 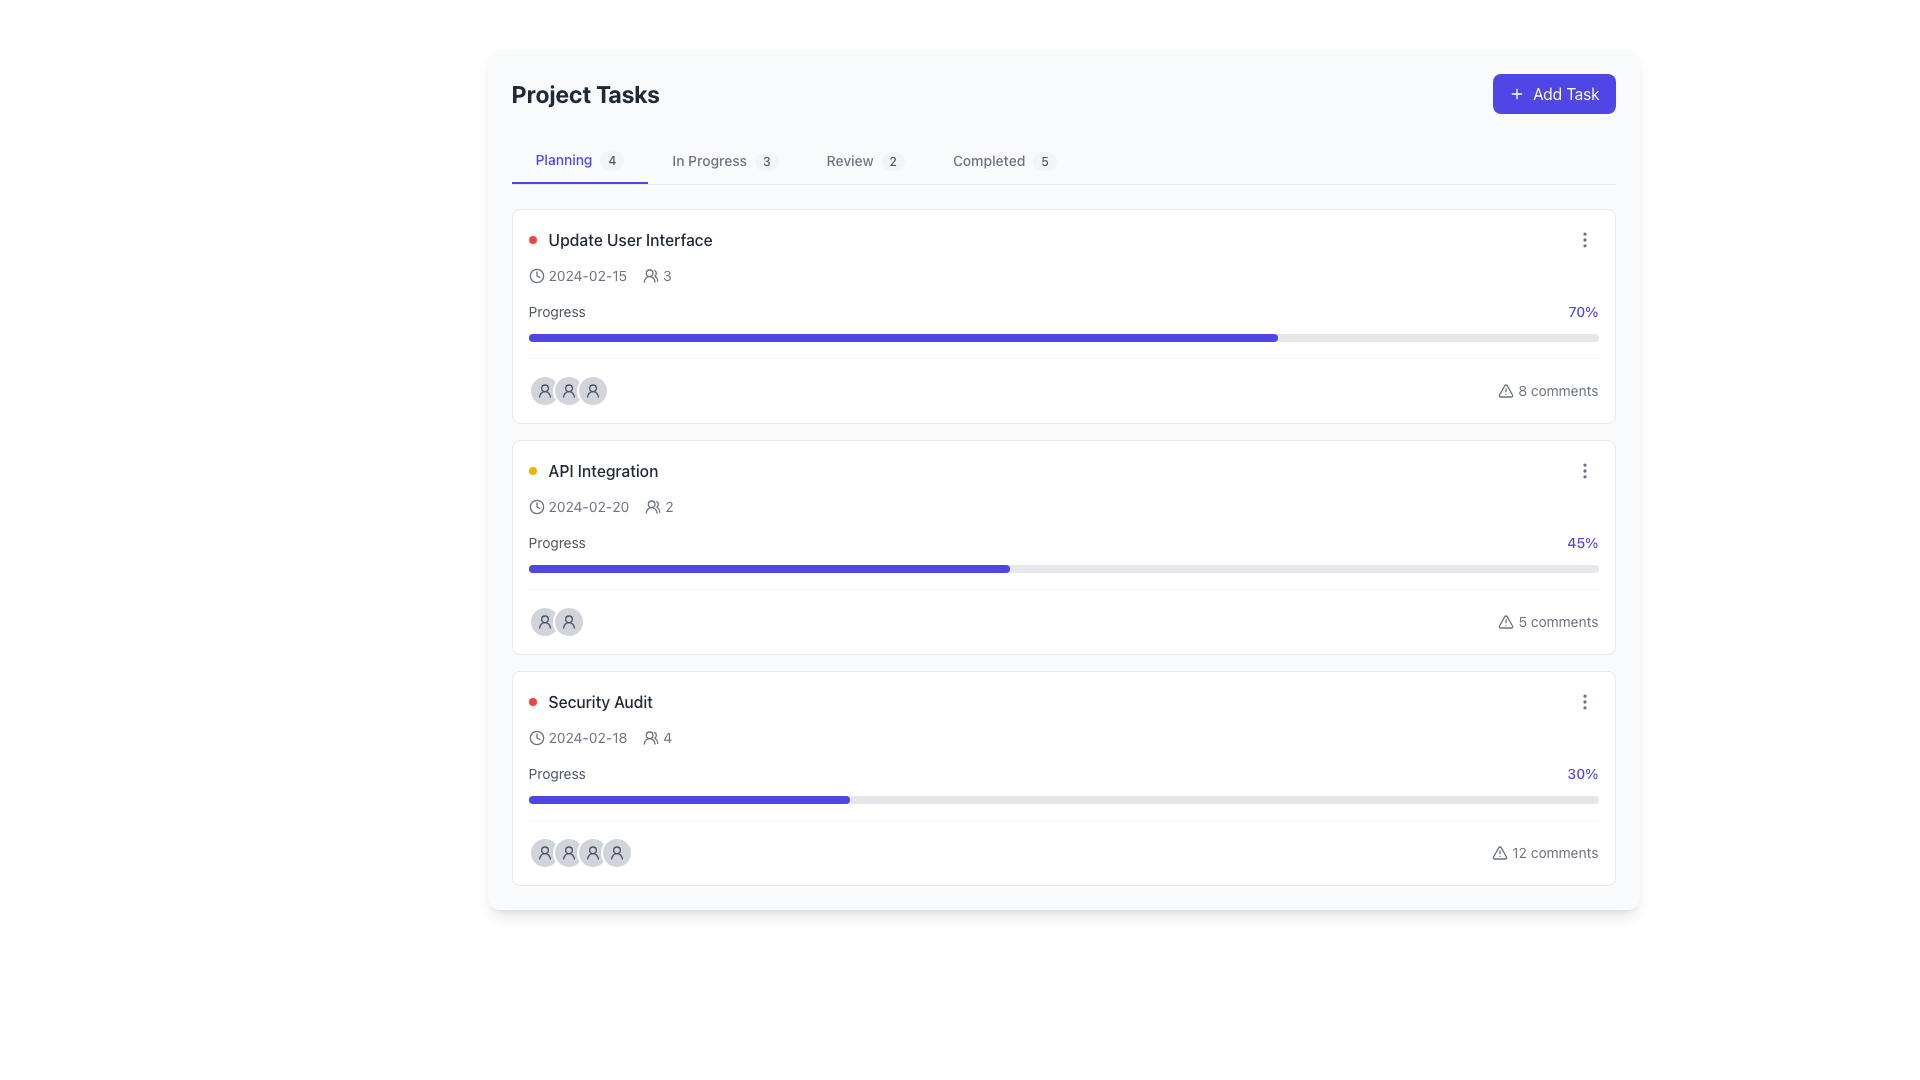 What do you see at coordinates (544, 852) in the screenshot?
I see `the user profile icon, which is a minimalistic circular design located in the rightmost position of the row of user avatars within the 'Security Audit' task card` at bounding box center [544, 852].